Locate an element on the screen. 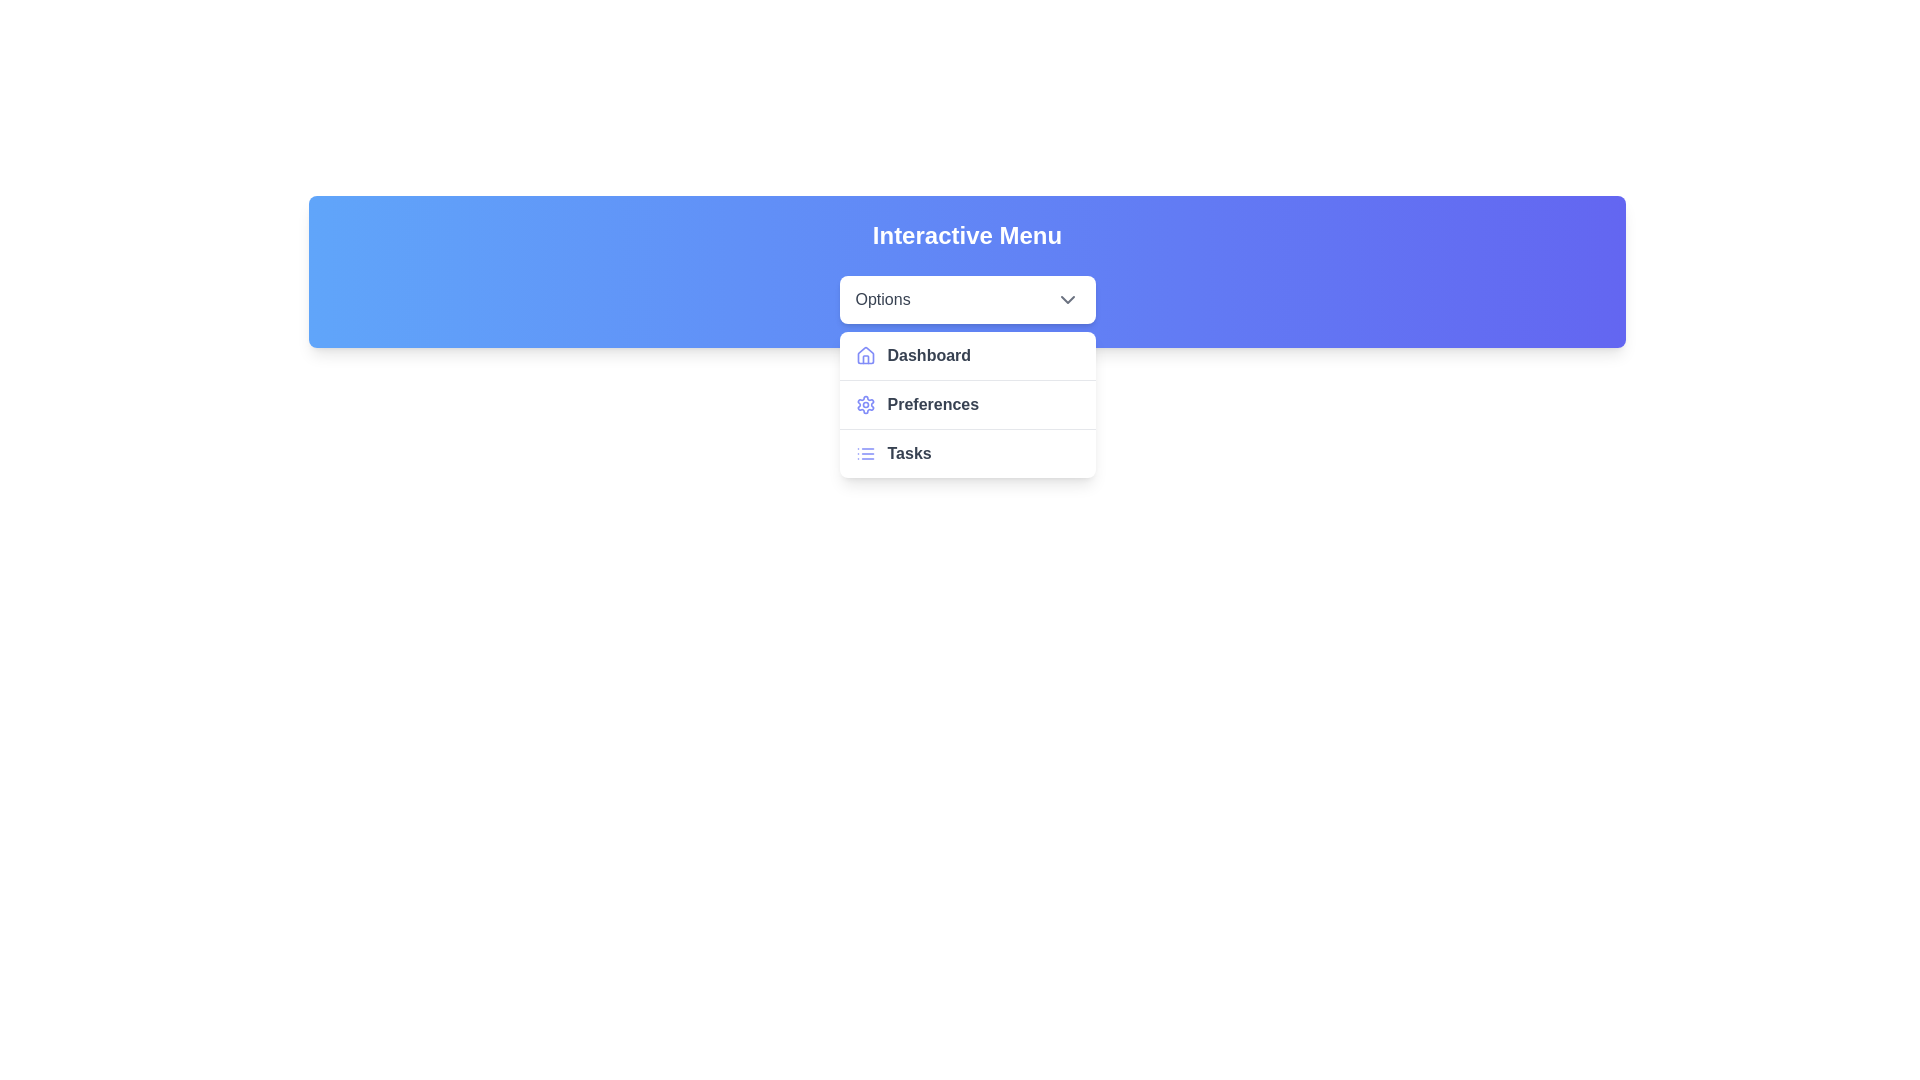 This screenshot has width=1920, height=1080. the downward-facing chevron icon located to the right of the 'Options' text is located at coordinates (1066, 300).